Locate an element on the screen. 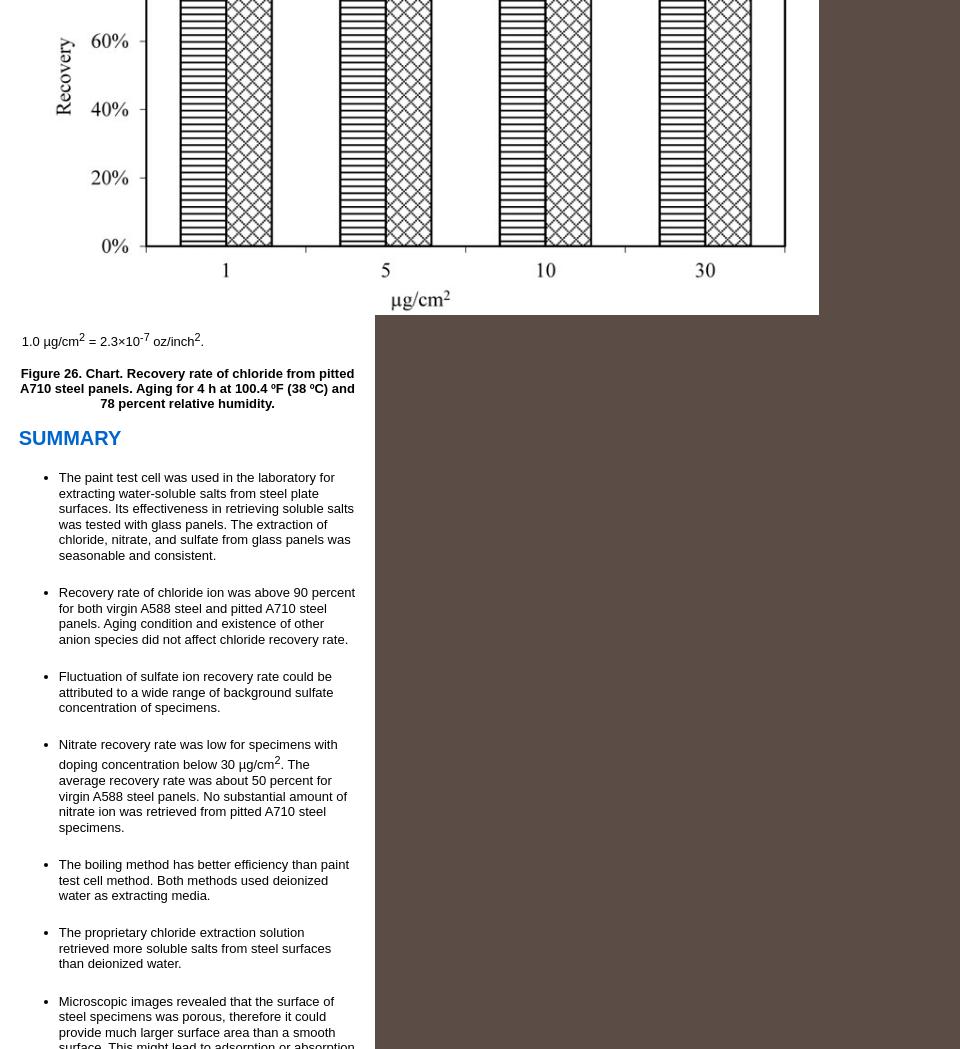 This screenshot has width=960, height=1049. '= 2.3×10' is located at coordinates (112, 340).